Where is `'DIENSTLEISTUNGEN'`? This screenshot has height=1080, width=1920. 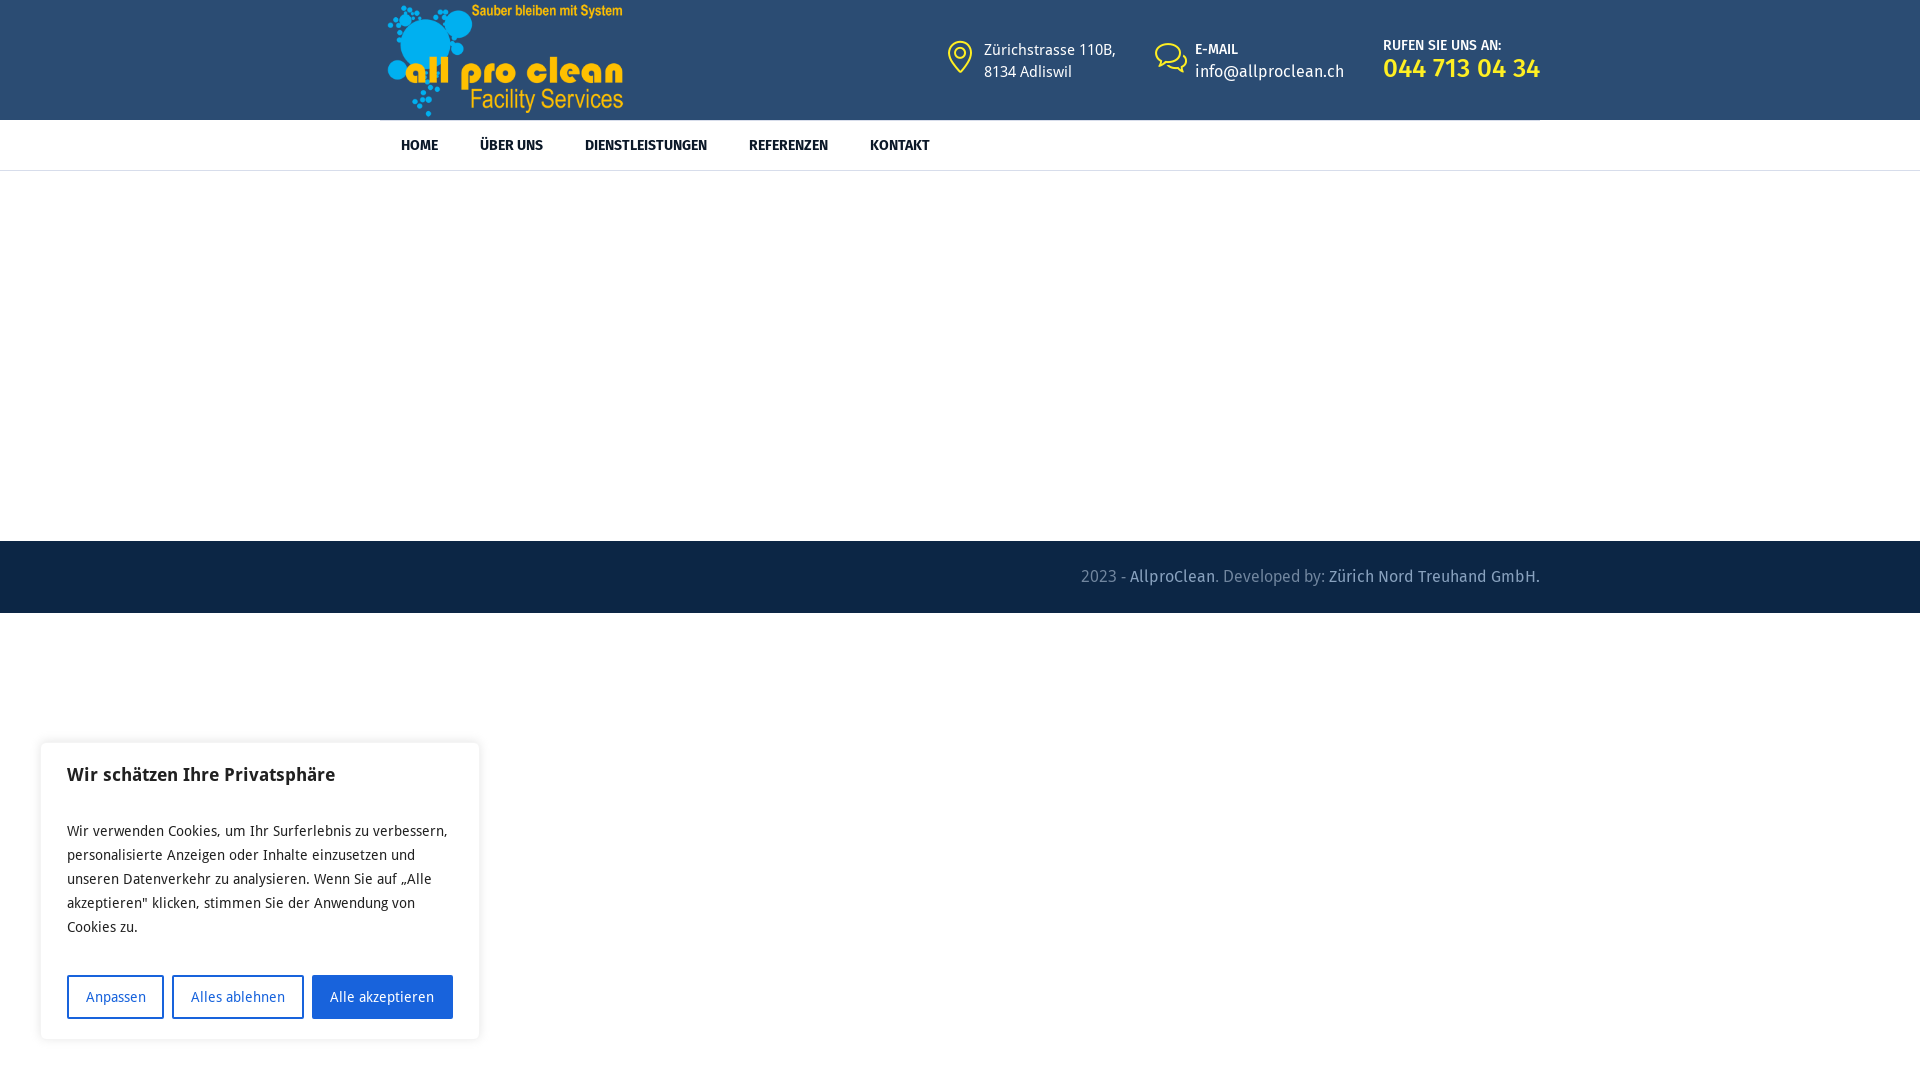 'DIENSTLEISTUNGEN' is located at coordinates (646, 145).